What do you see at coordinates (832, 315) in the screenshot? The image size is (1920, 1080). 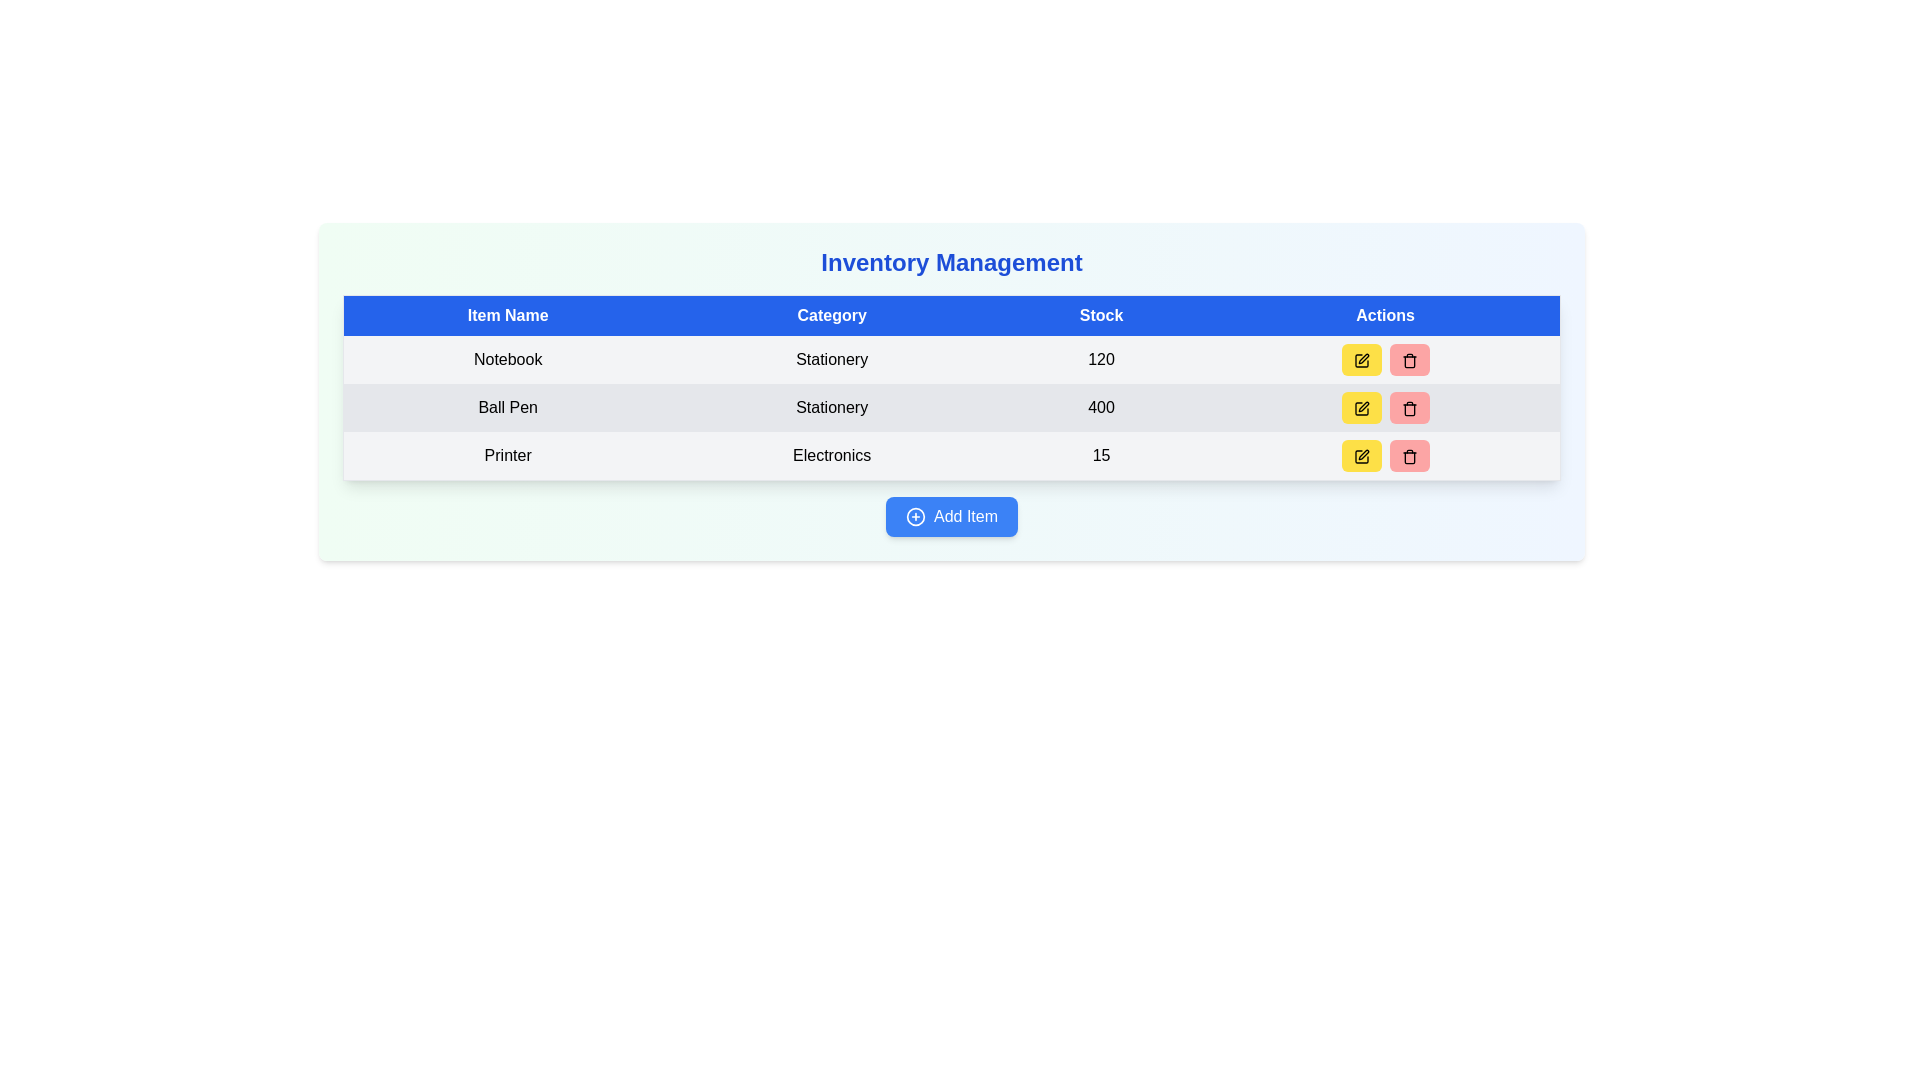 I see `the 'Category' label in the second column header of the table, located directly below the 'Inventory Management' title` at bounding box center [832, 315].